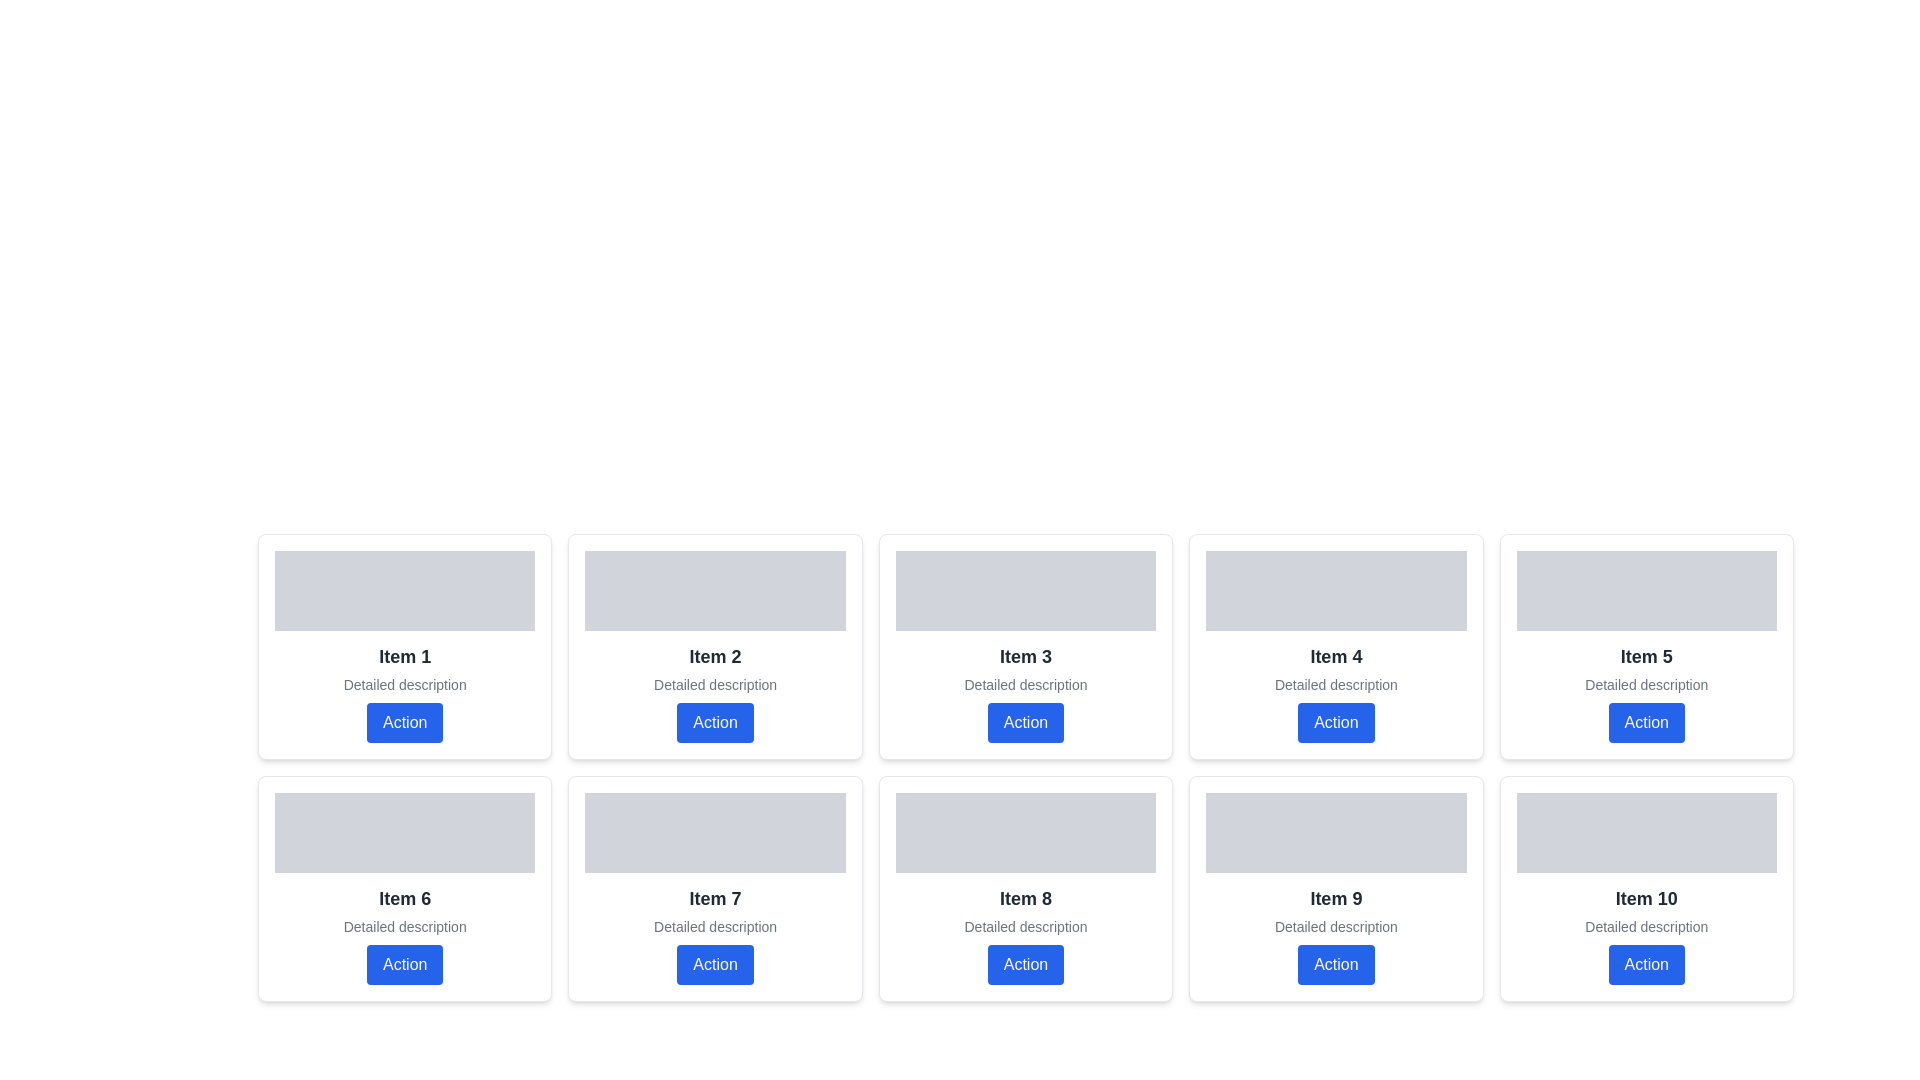  What do you see at coordinates (404, 722) in the screenshot?
I see `the blue button labeled 'Action' with white text, located at the bottom of the 'Item 1' card, beneath the 'Detailed description'` at bounding box center [404, 722].